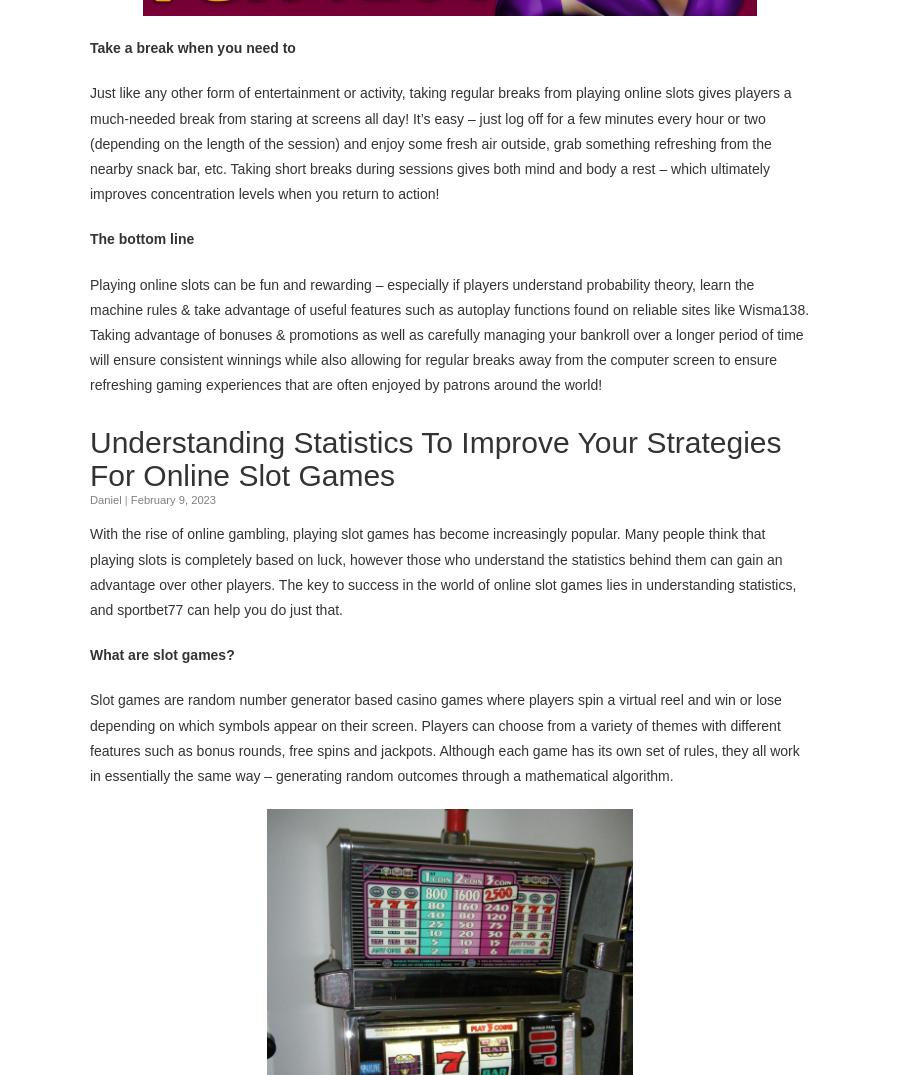  I want to click on '|', so click(125, 498).